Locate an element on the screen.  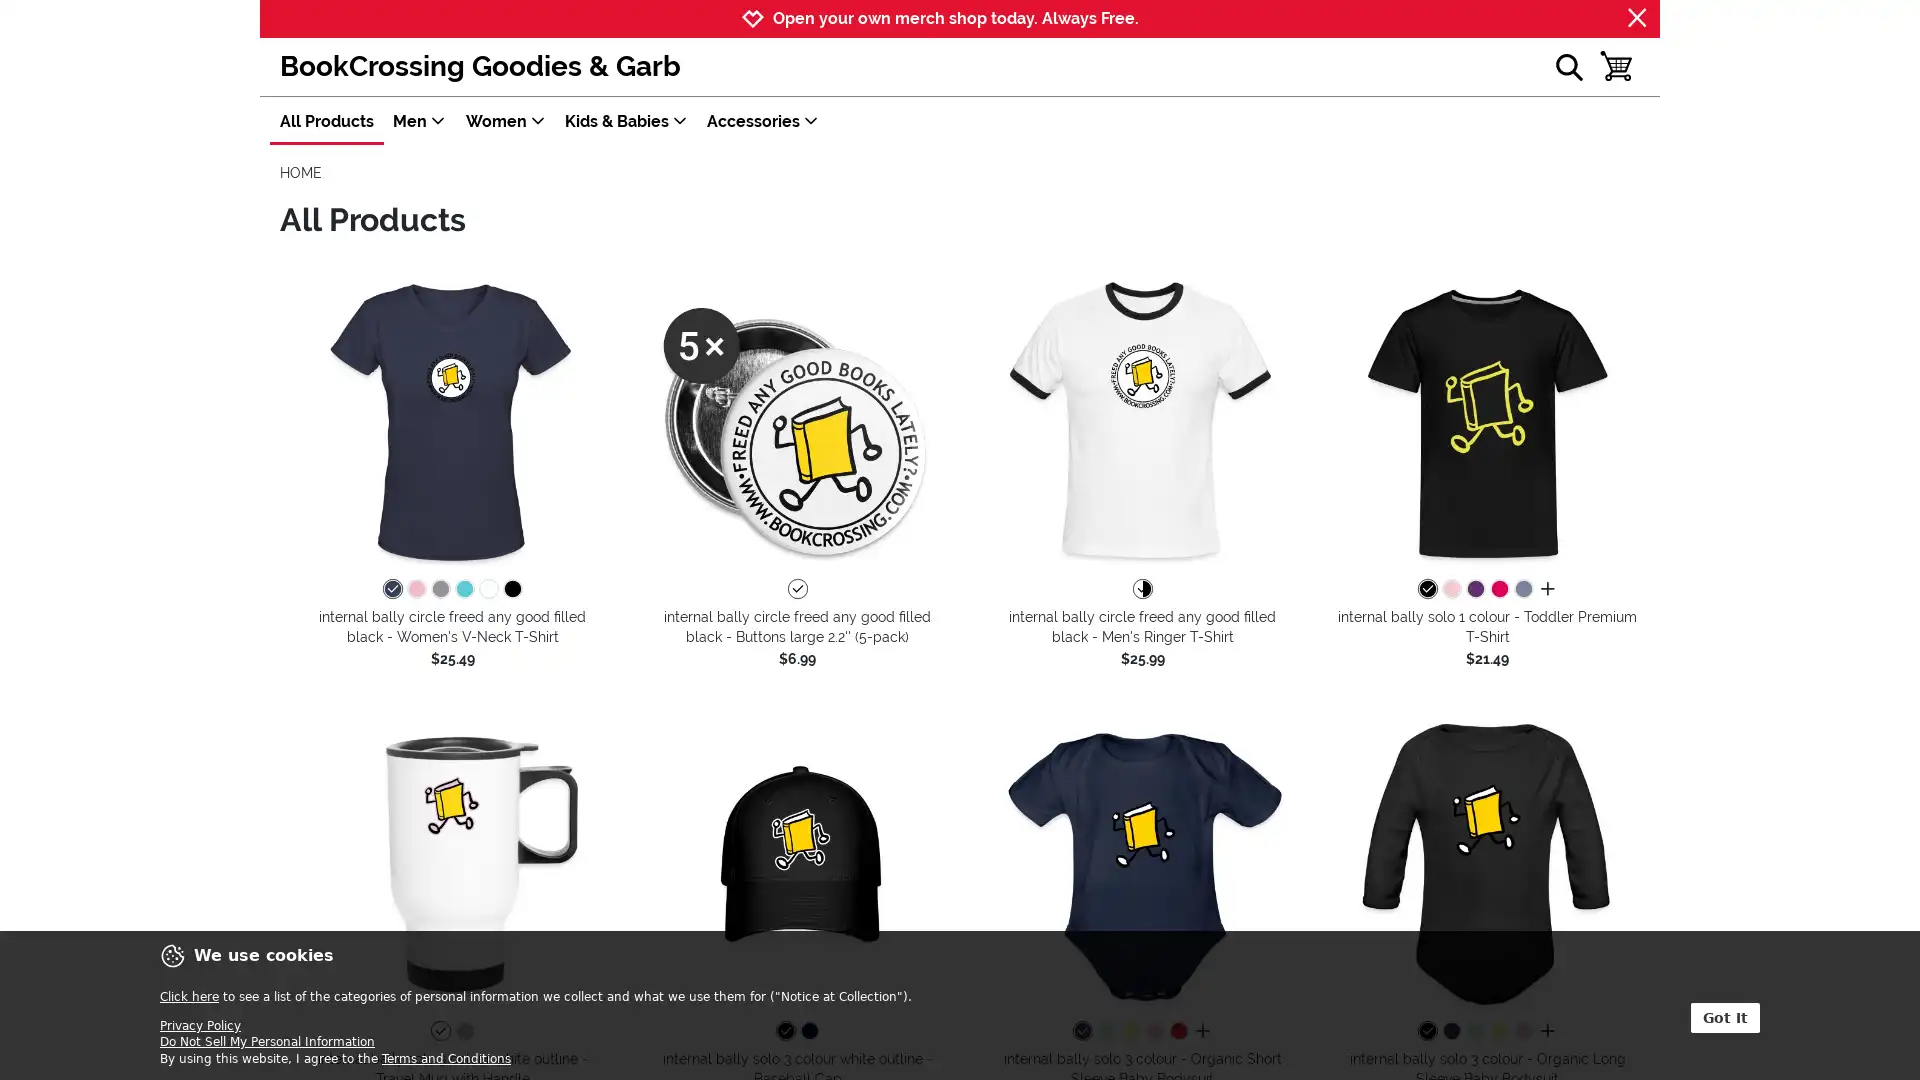
black is located at coordinates (1425, 589).